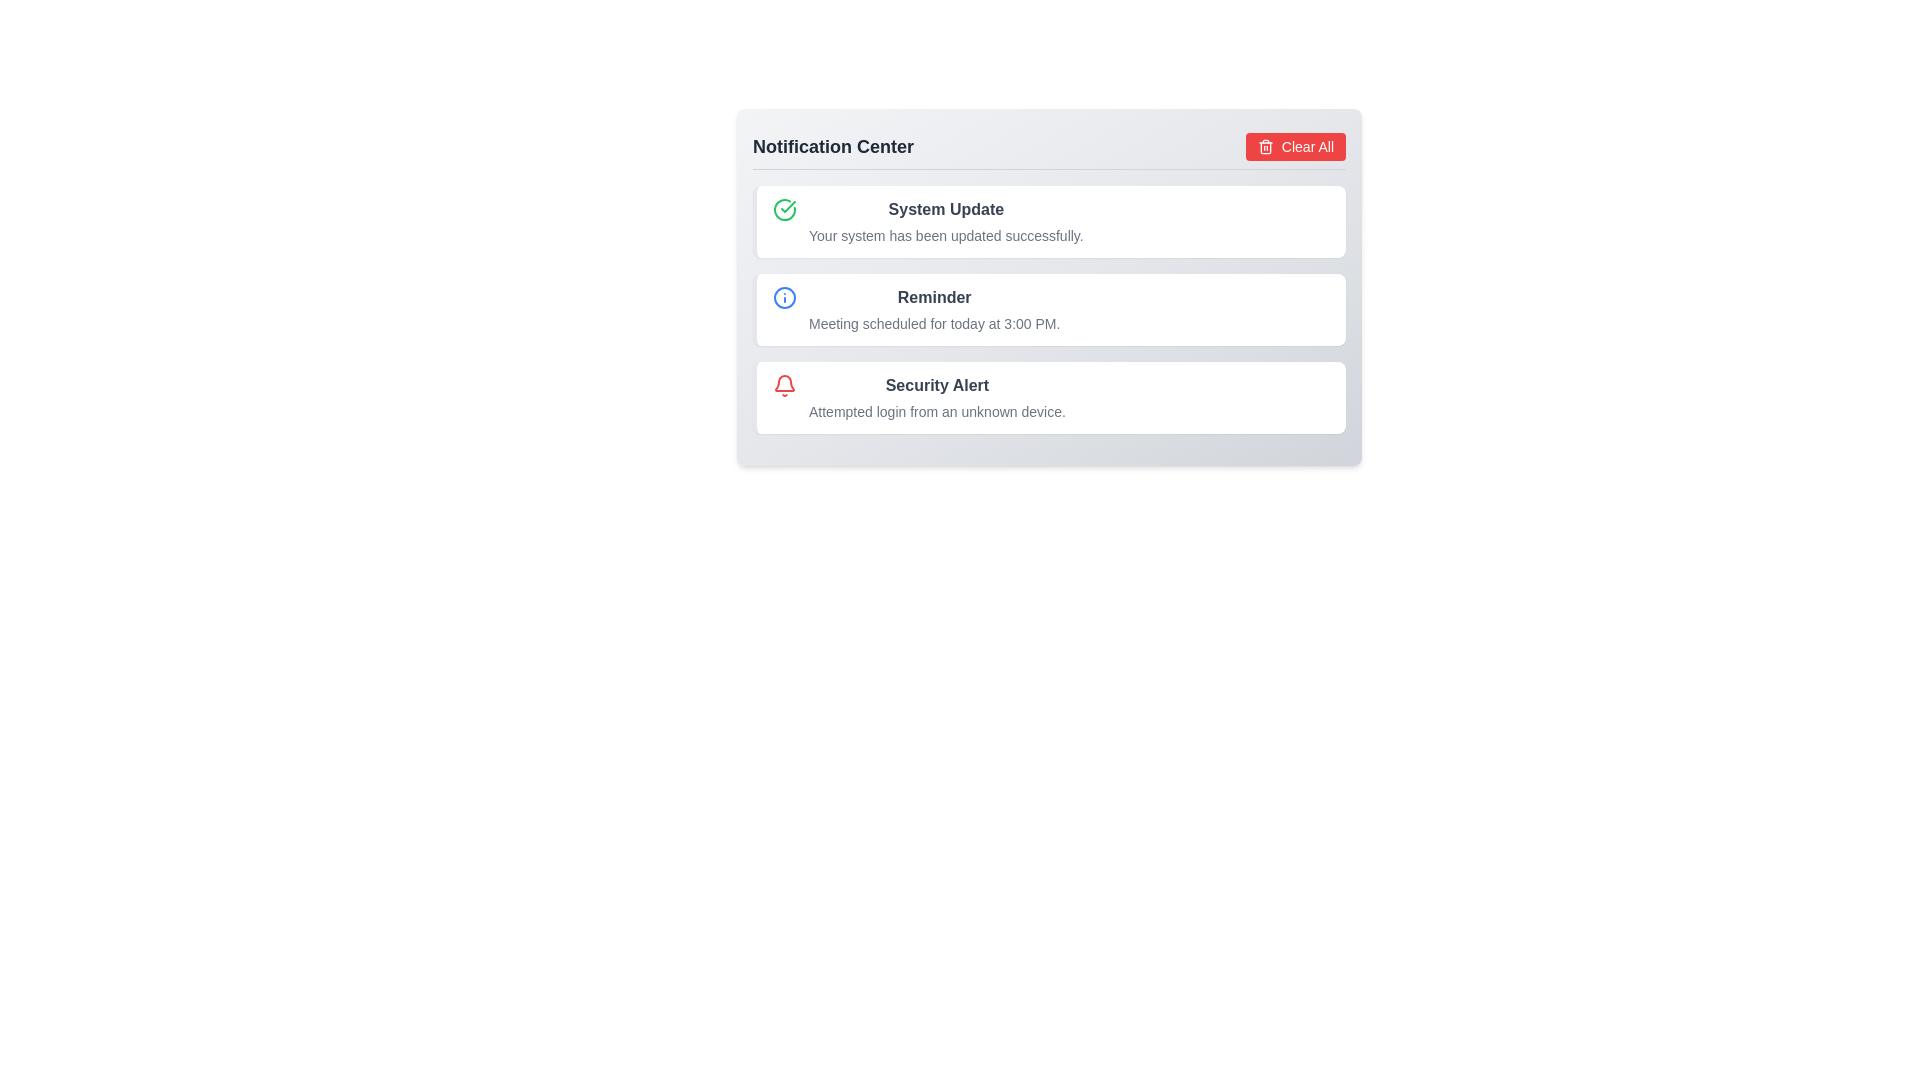  What do you see at coordinates (945, 222) in the screenshot?
I see `the notification label indicating the success of the update process, located in the first notification card of the notification center` at bounding box center [945, 222].